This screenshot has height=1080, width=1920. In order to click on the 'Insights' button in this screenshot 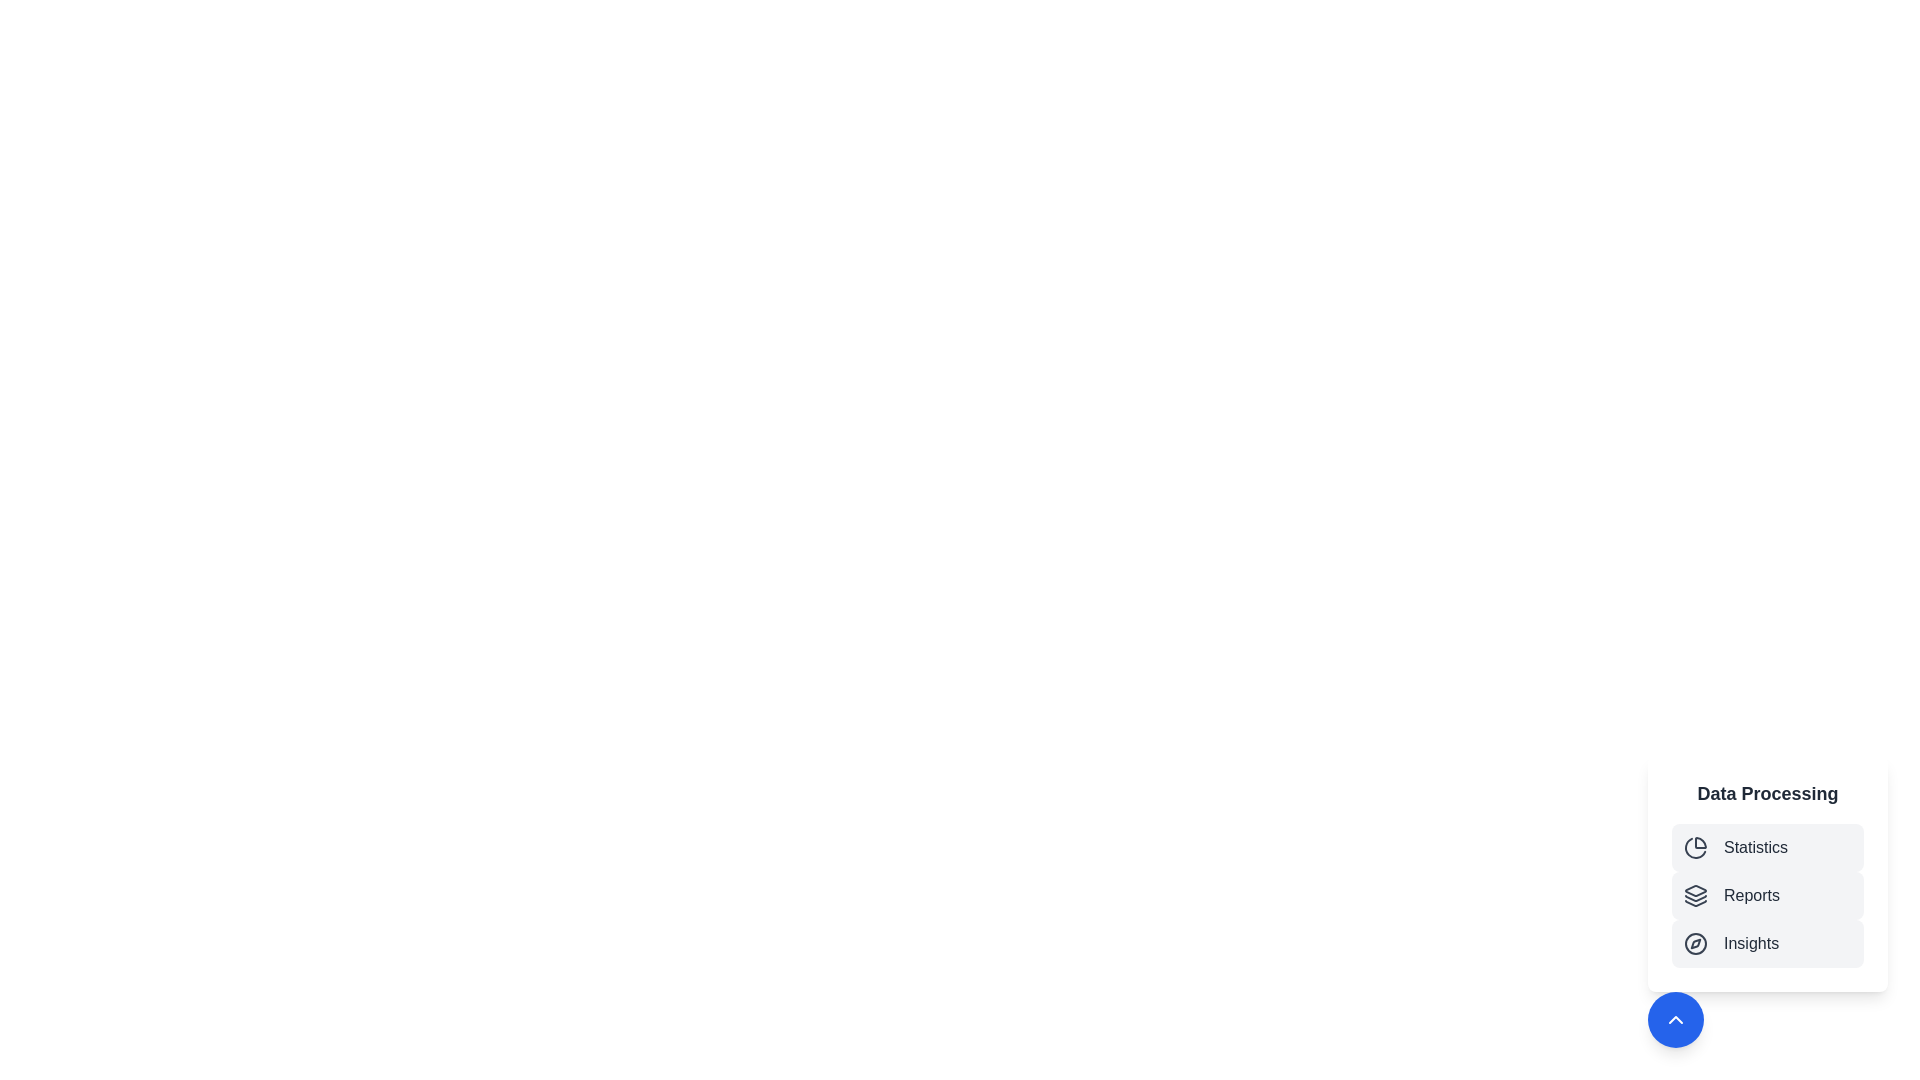, I will do `click(1767, 944)`.